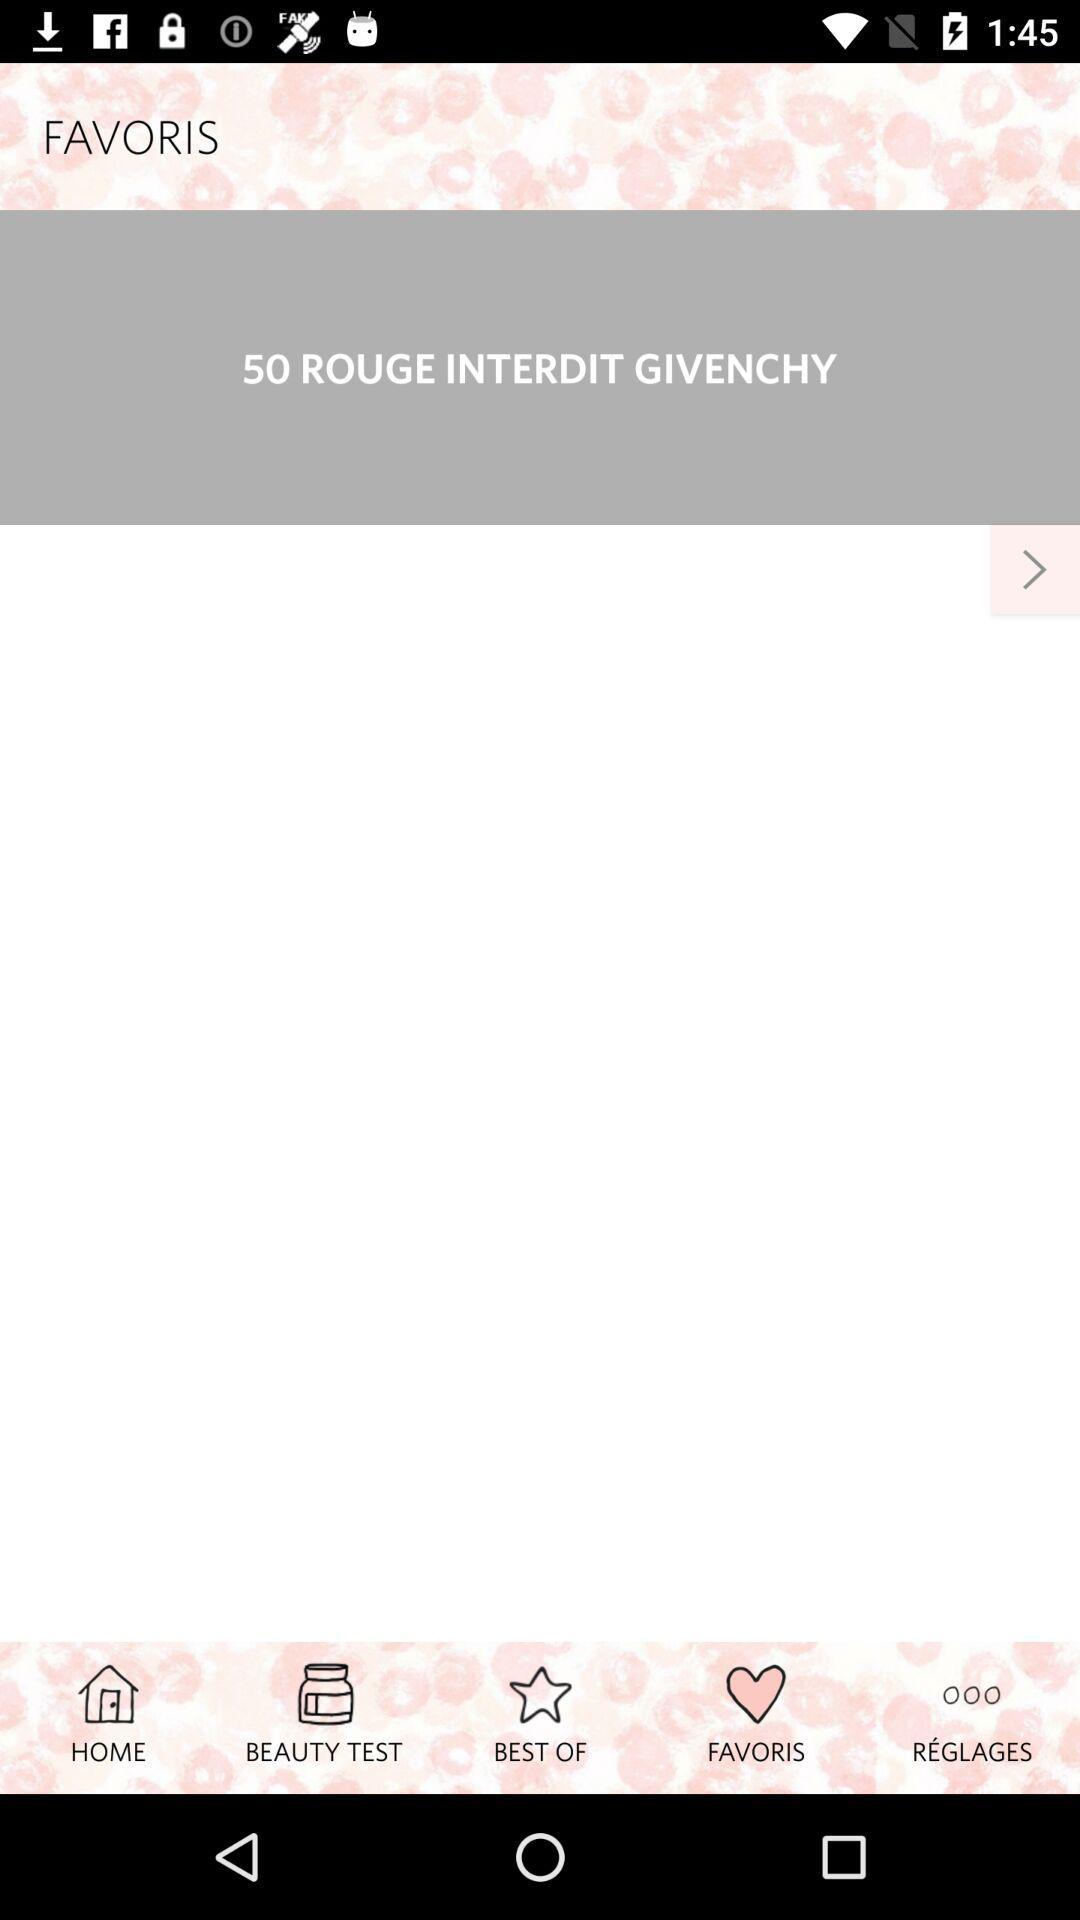  What do you see at coordinates (323, 1716) in the screenshot?
I see `beauty test` at bounding box center [323, 1716].